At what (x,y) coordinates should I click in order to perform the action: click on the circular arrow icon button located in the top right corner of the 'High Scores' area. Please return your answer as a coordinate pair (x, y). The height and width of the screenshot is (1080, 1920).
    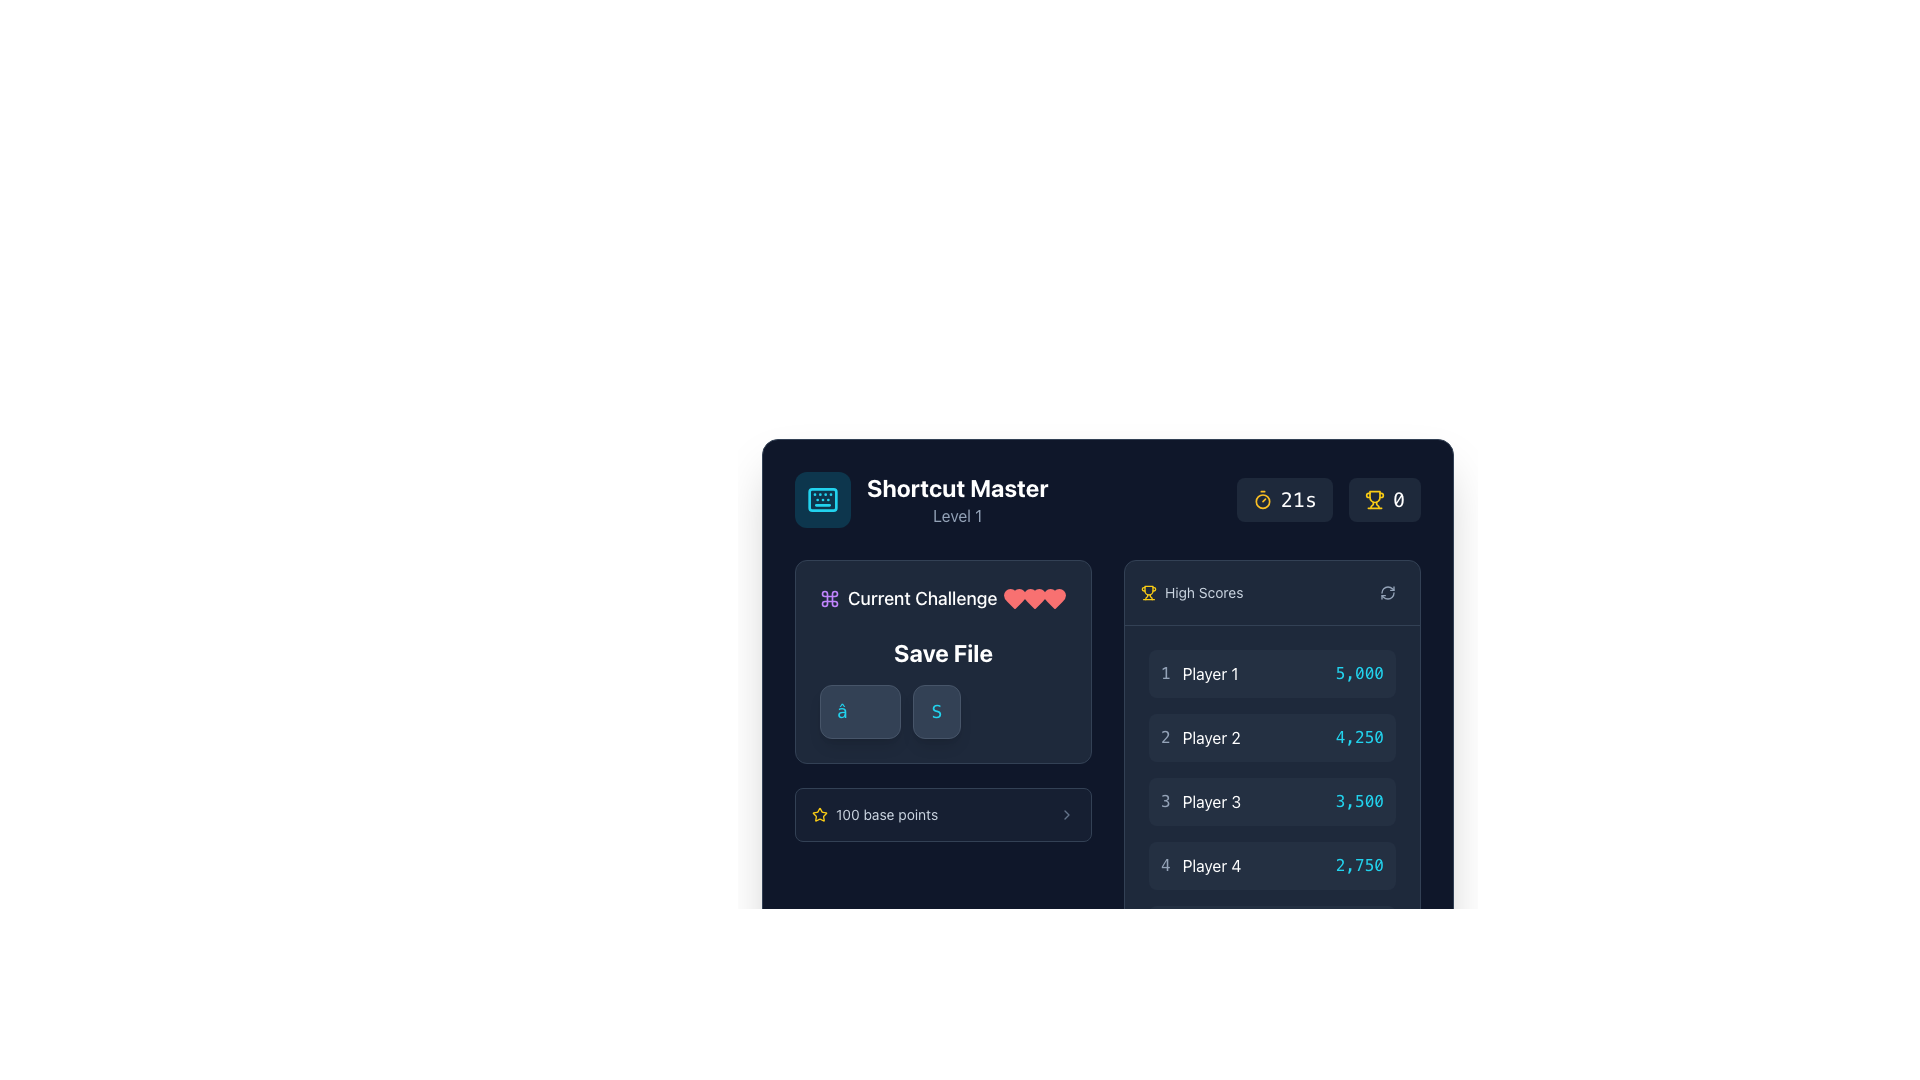
    Looking at the image, I should click on (1386, 592).